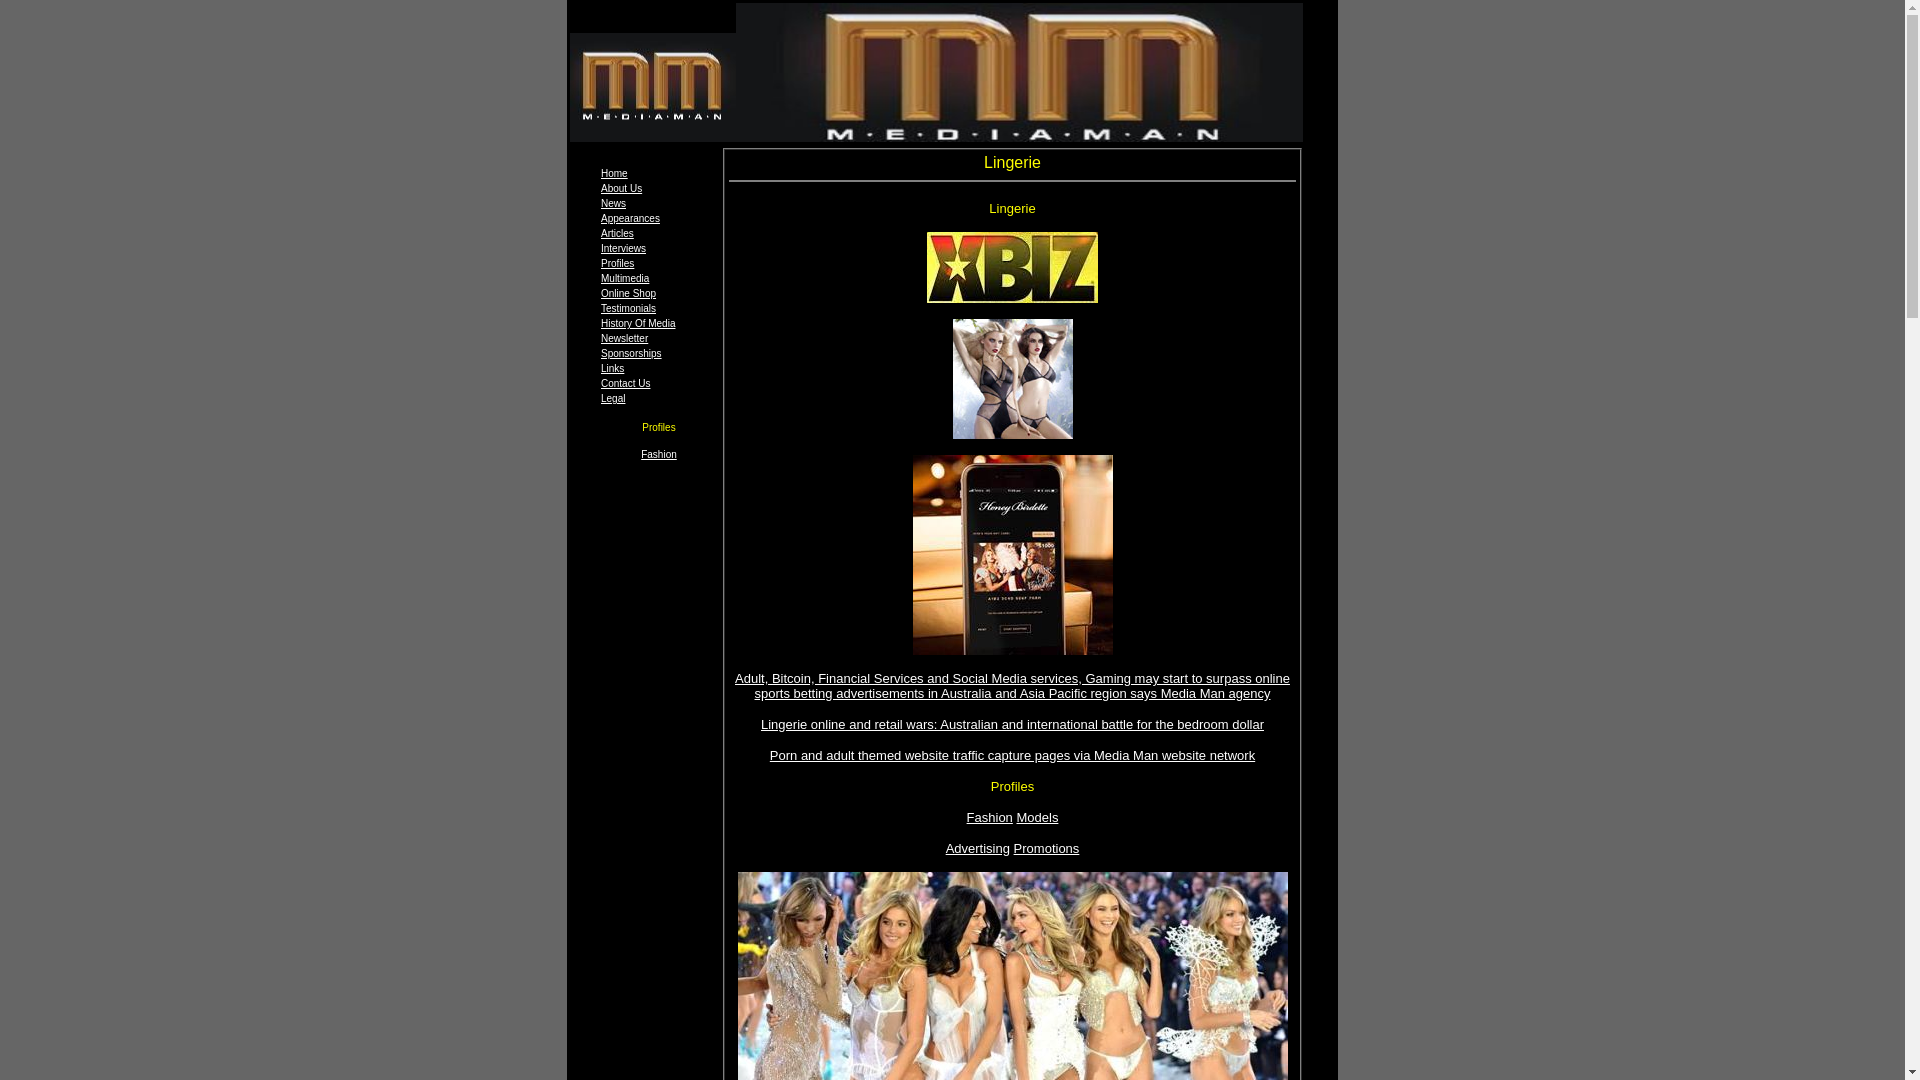 This screenshot has width=1920, height=1080. I want to click on 'Sponsorships', so click(630, 352).